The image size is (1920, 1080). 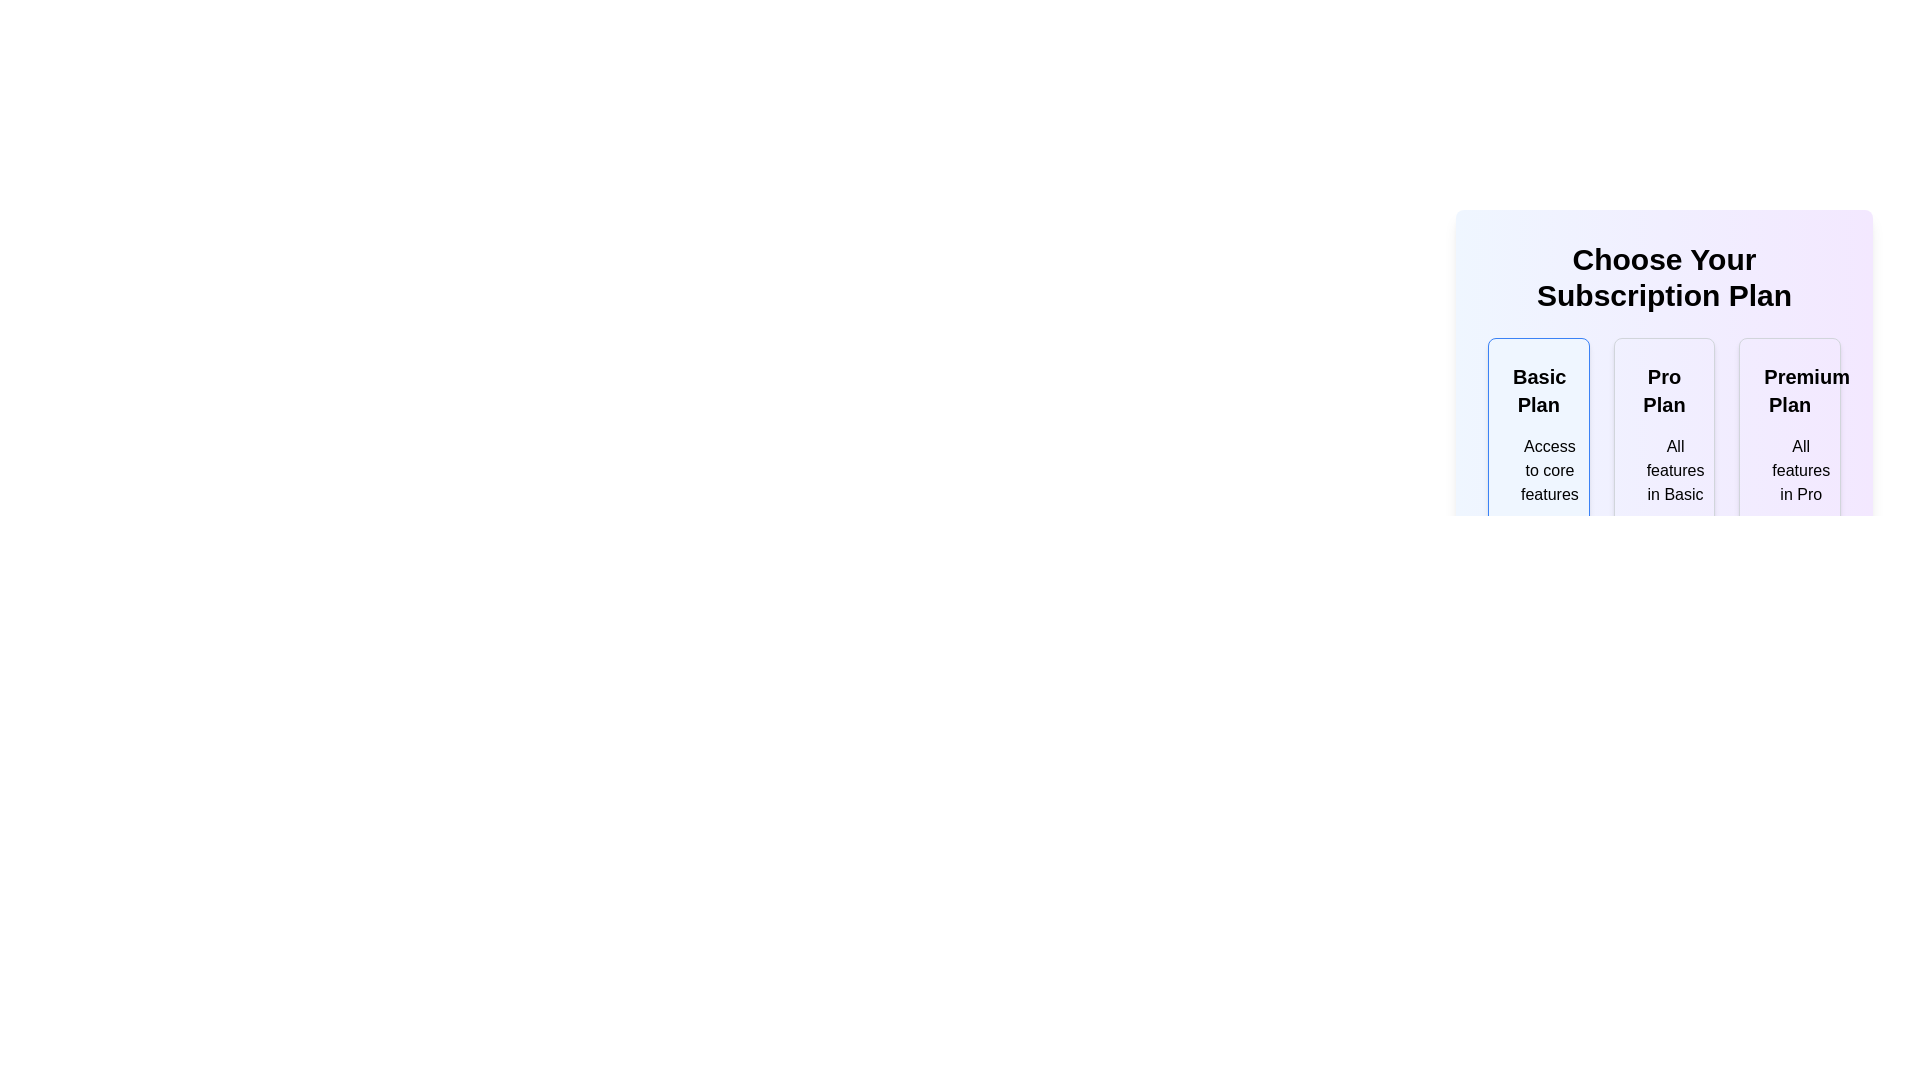 What do you see at coordinates (1664, 277) in the screenshot?
I see `the Heading text that serves as a title for the subscription selection section, which is centrally aligned and located at the top of the subscription details section` at bounding box center [1664, 277].